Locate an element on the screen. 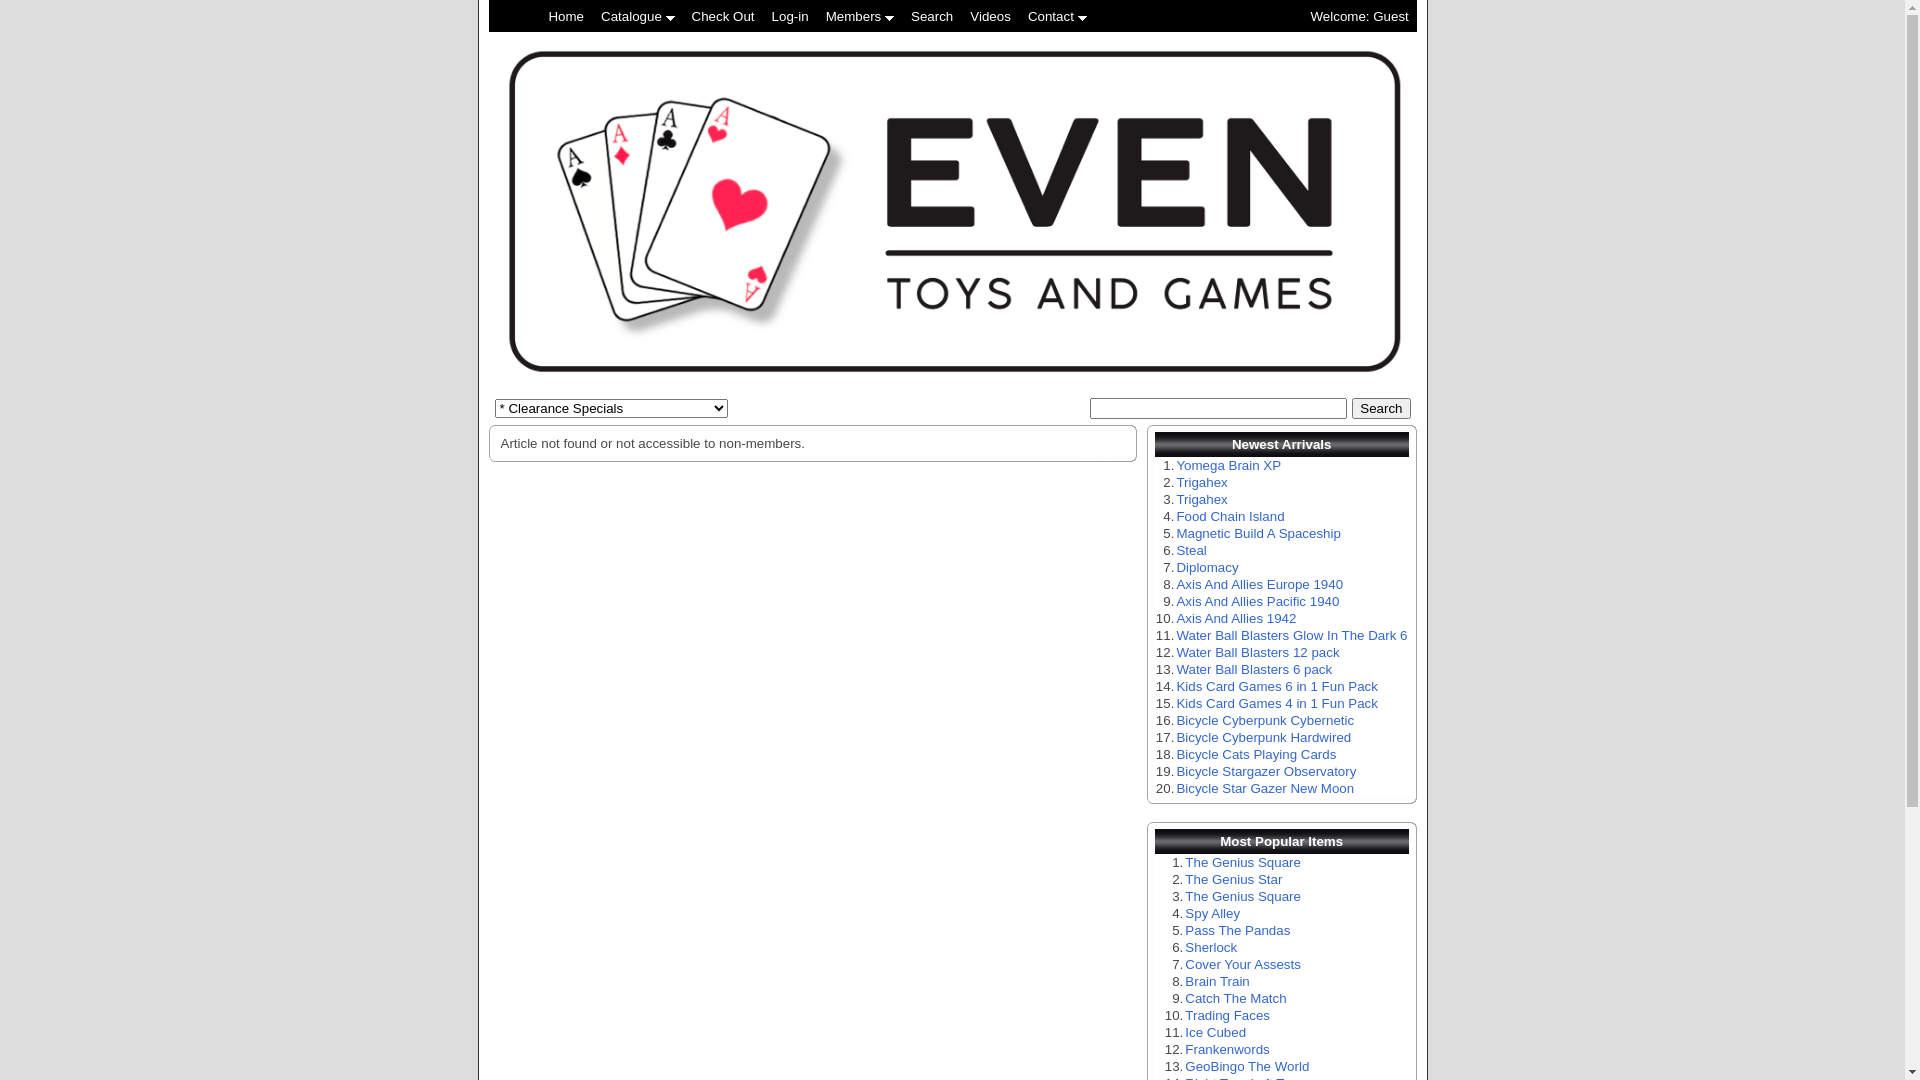 The width and height of the screenshot is (1920, 1080). 'Contact' is located at coordinates (1056, 16).